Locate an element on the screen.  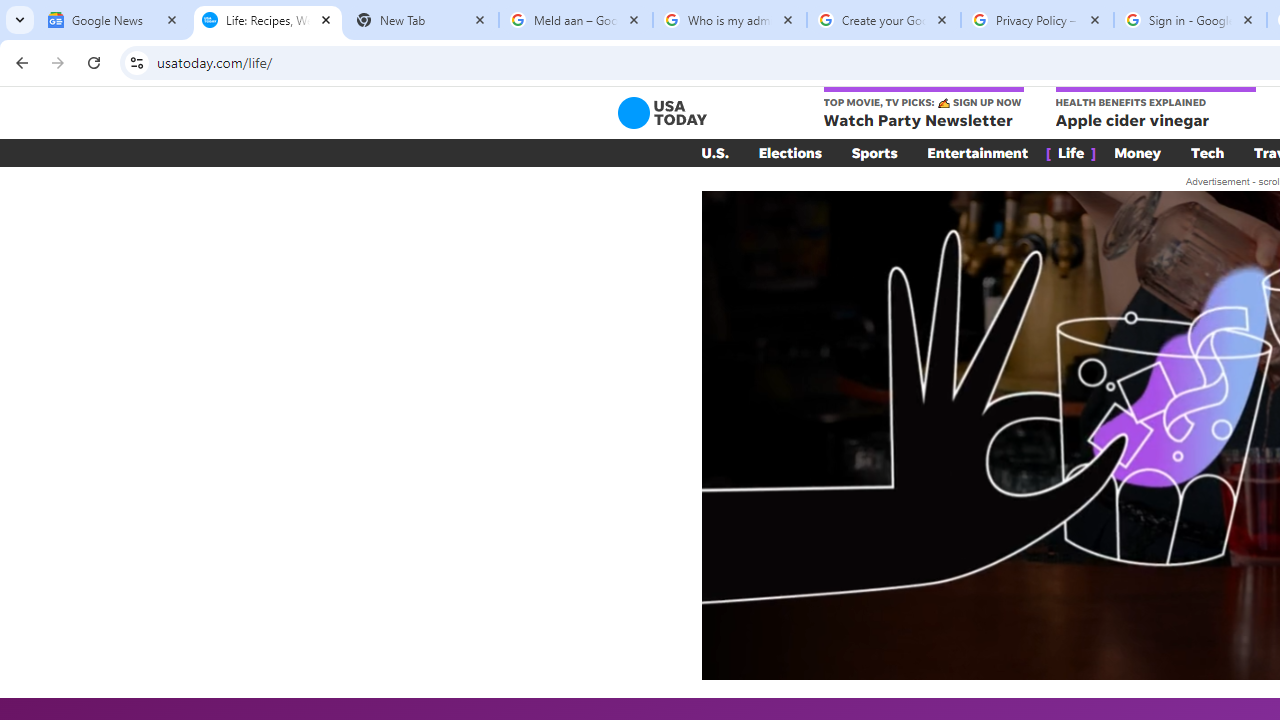
'Money' is located at coordinates (1137, 152).